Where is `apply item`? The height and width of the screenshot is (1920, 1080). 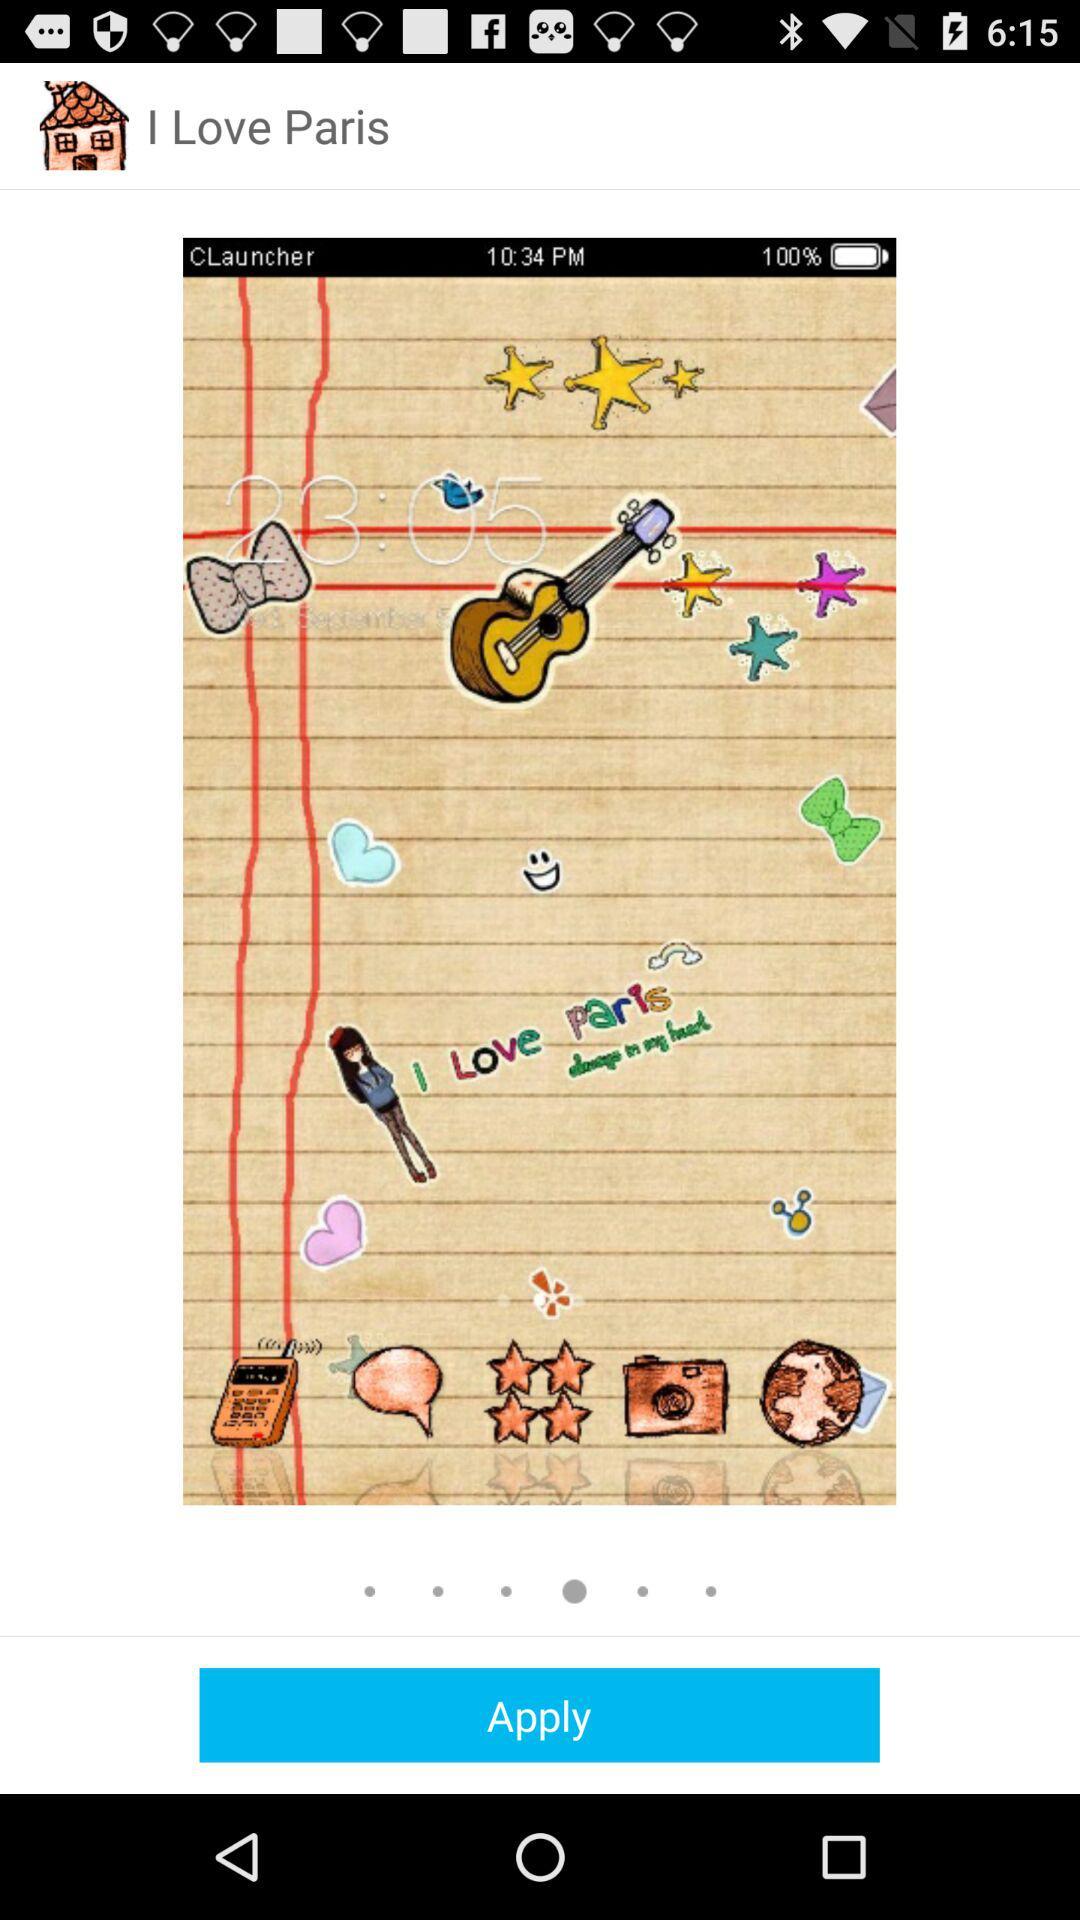 apply item is located at coordinates (538, 1714).